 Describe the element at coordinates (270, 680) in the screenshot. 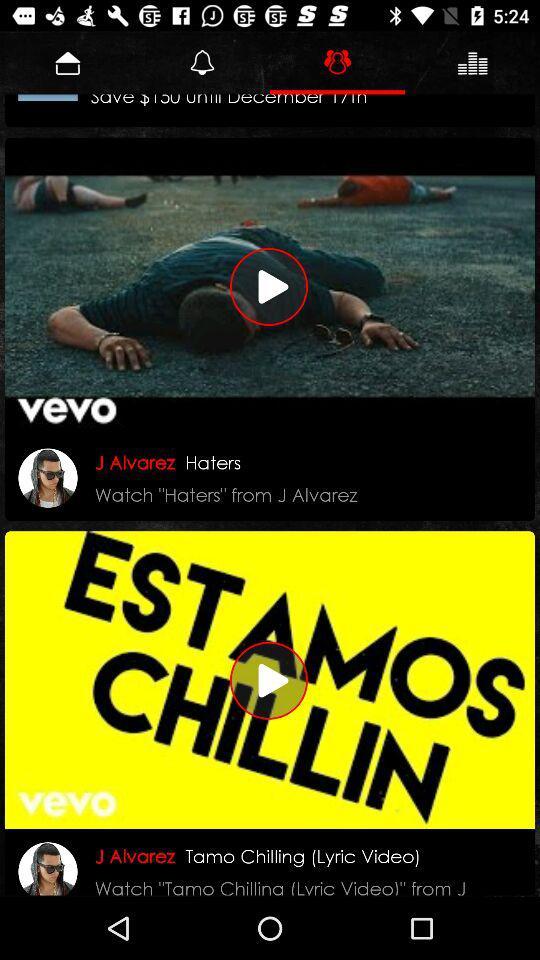

I see `the video` at that location.